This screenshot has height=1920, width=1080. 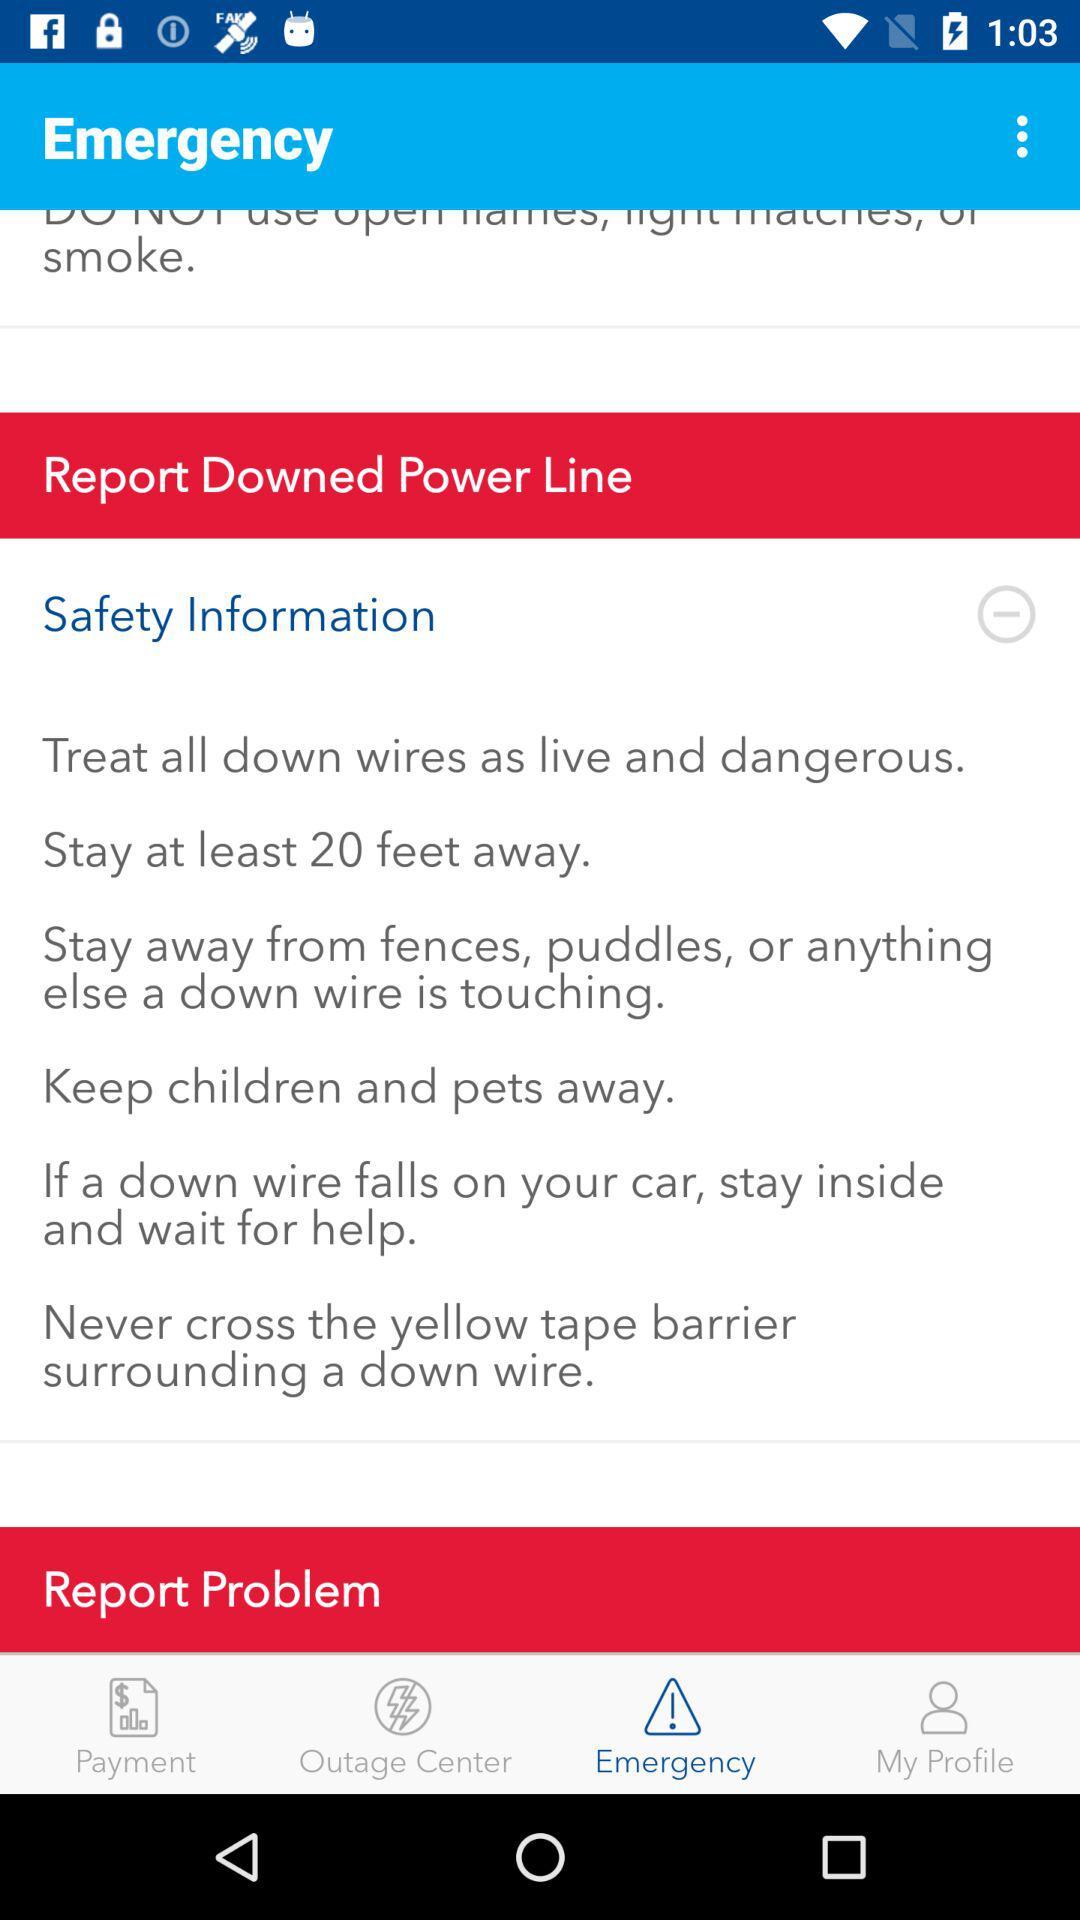 What do you see at coordinates (405, 1723) in the screenshot?
I see `the icon to the right of payment icon` at bounding box center [405, 1723].